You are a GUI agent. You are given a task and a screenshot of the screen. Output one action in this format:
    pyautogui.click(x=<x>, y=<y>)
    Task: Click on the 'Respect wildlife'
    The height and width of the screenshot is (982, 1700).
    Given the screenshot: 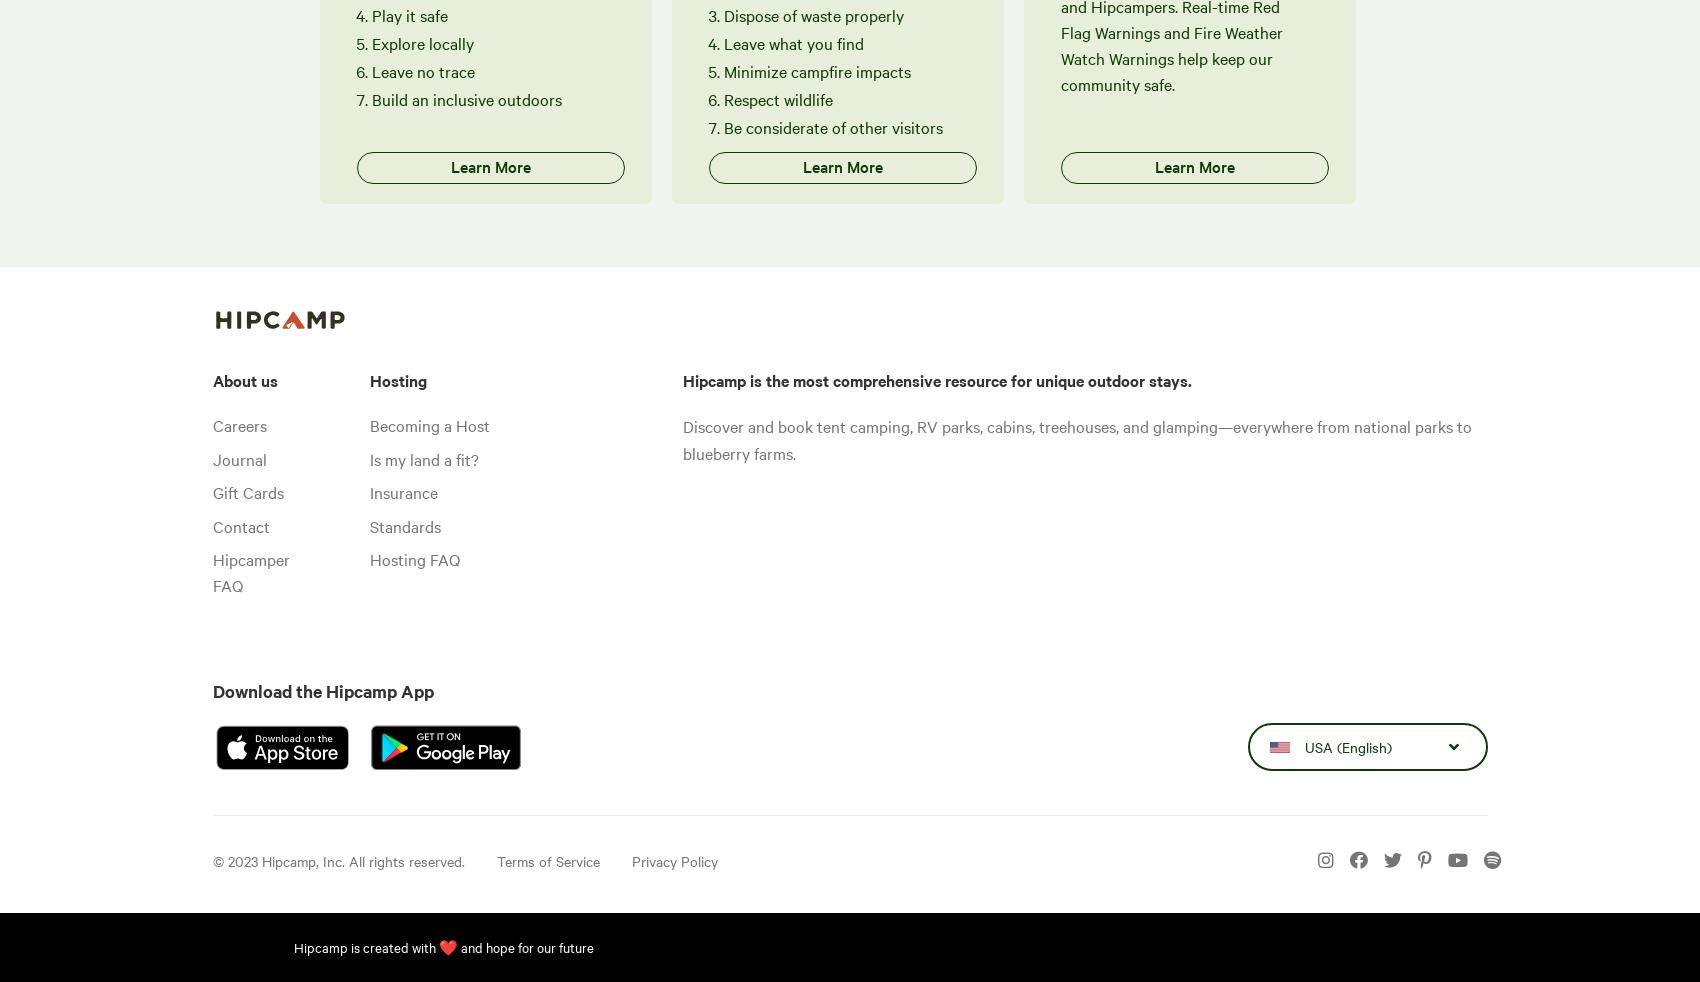 What is the action you would take?
    pyautogui.click(x=777, y=97)
    